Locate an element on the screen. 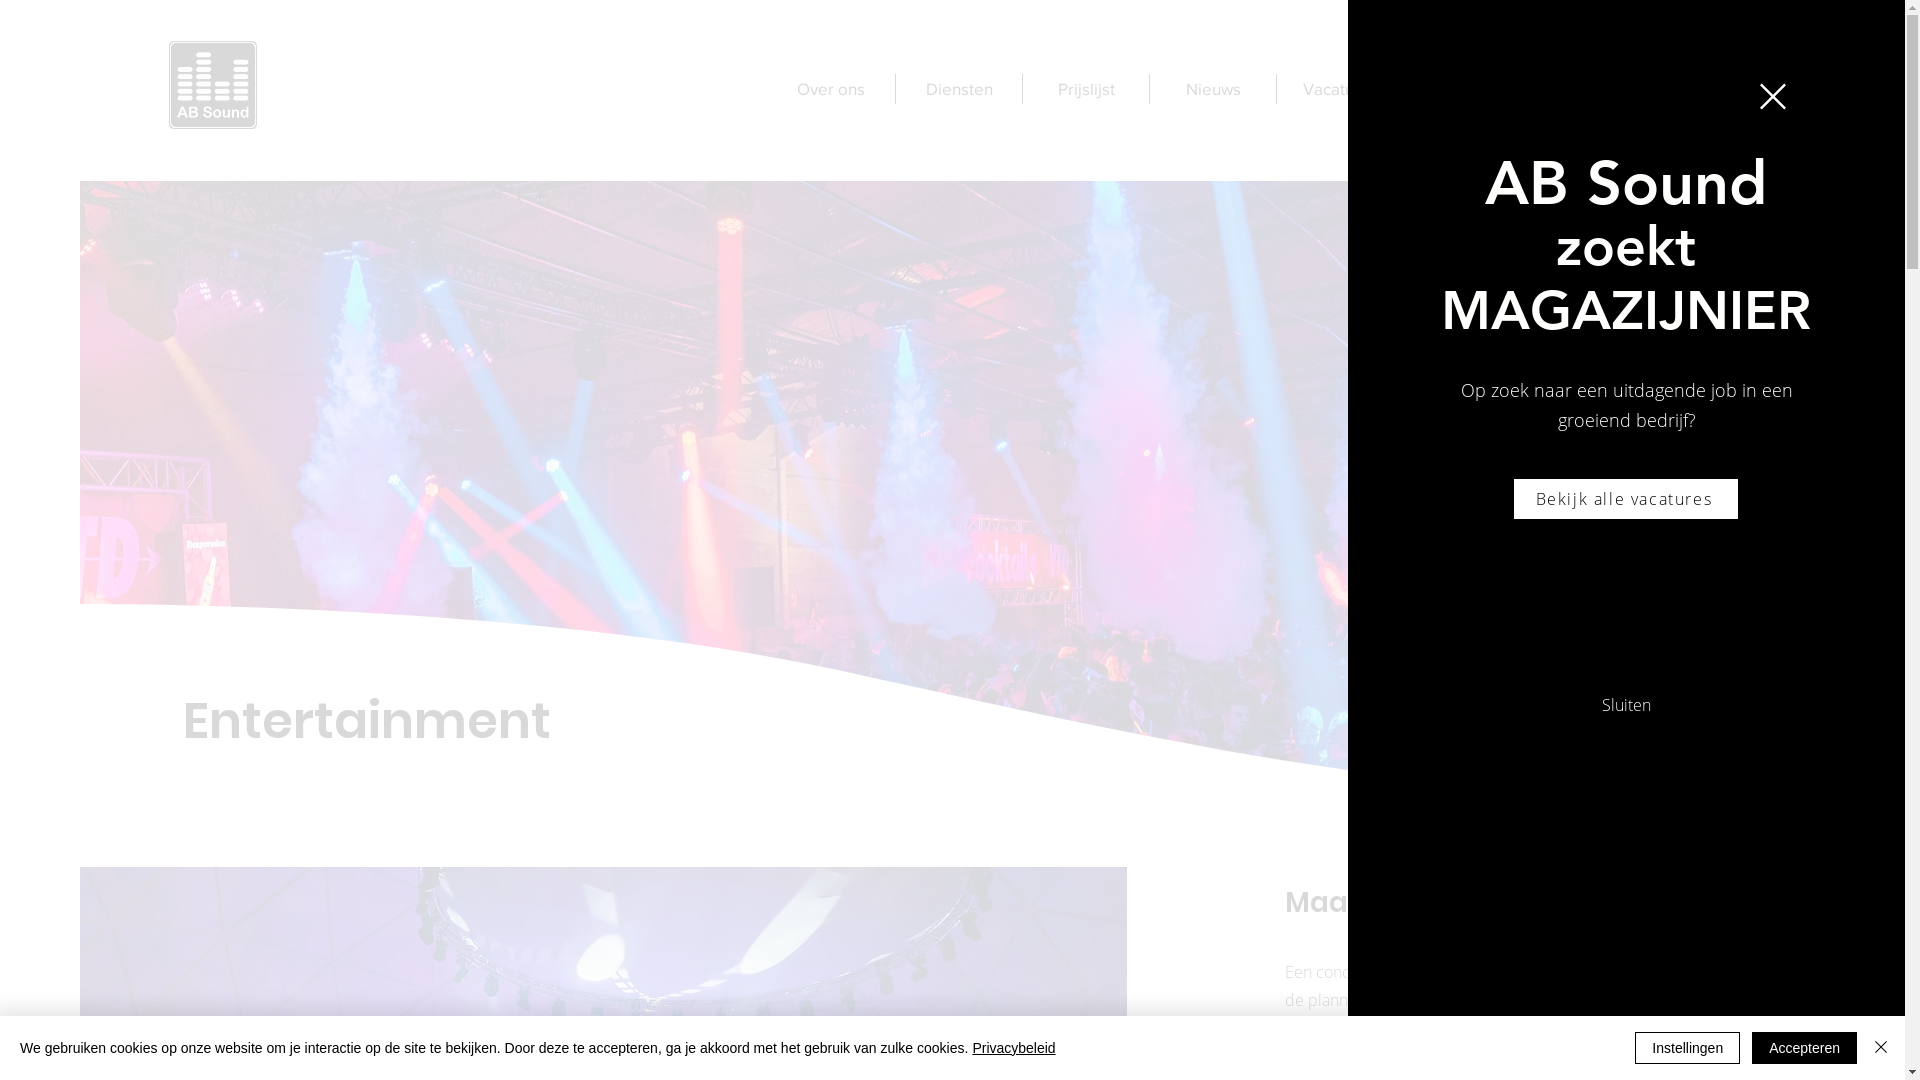  'Contact' is located at coordinates (1467, 87).